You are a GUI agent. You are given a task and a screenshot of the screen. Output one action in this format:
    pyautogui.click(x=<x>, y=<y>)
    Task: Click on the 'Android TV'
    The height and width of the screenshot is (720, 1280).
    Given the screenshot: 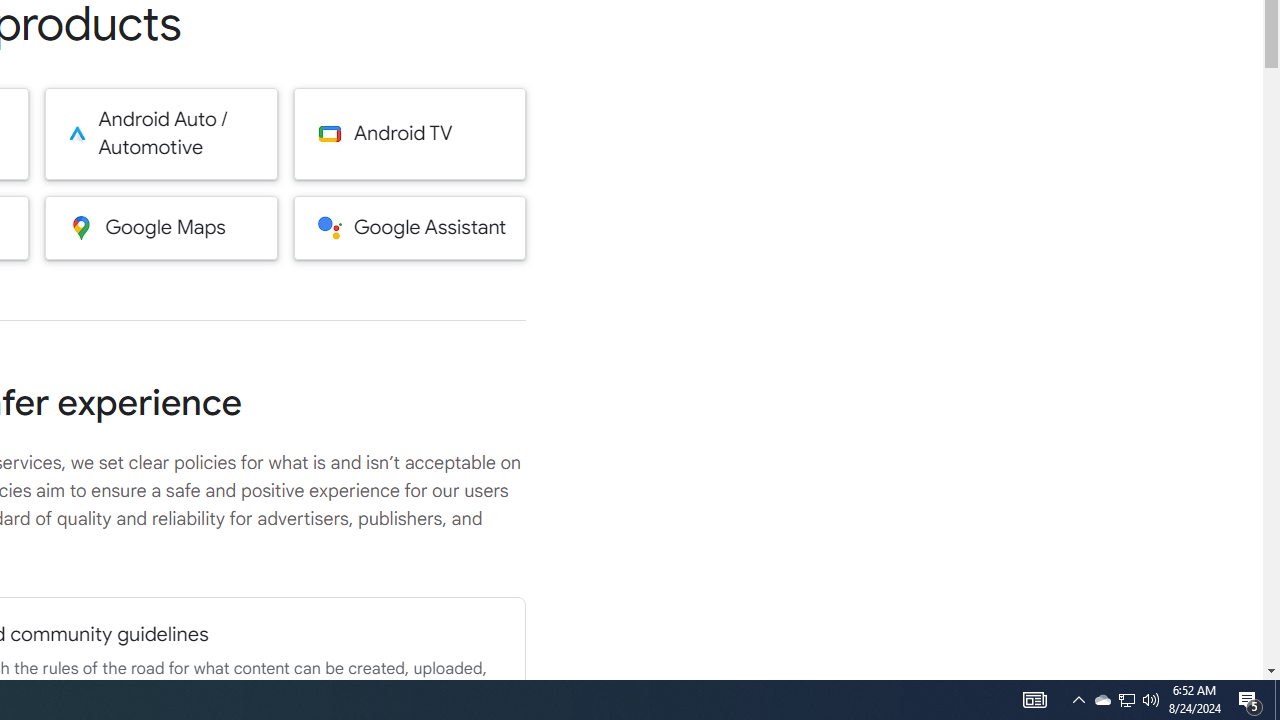 What is the action you would take?
    pyautogui.click(x=409, y=133)
    